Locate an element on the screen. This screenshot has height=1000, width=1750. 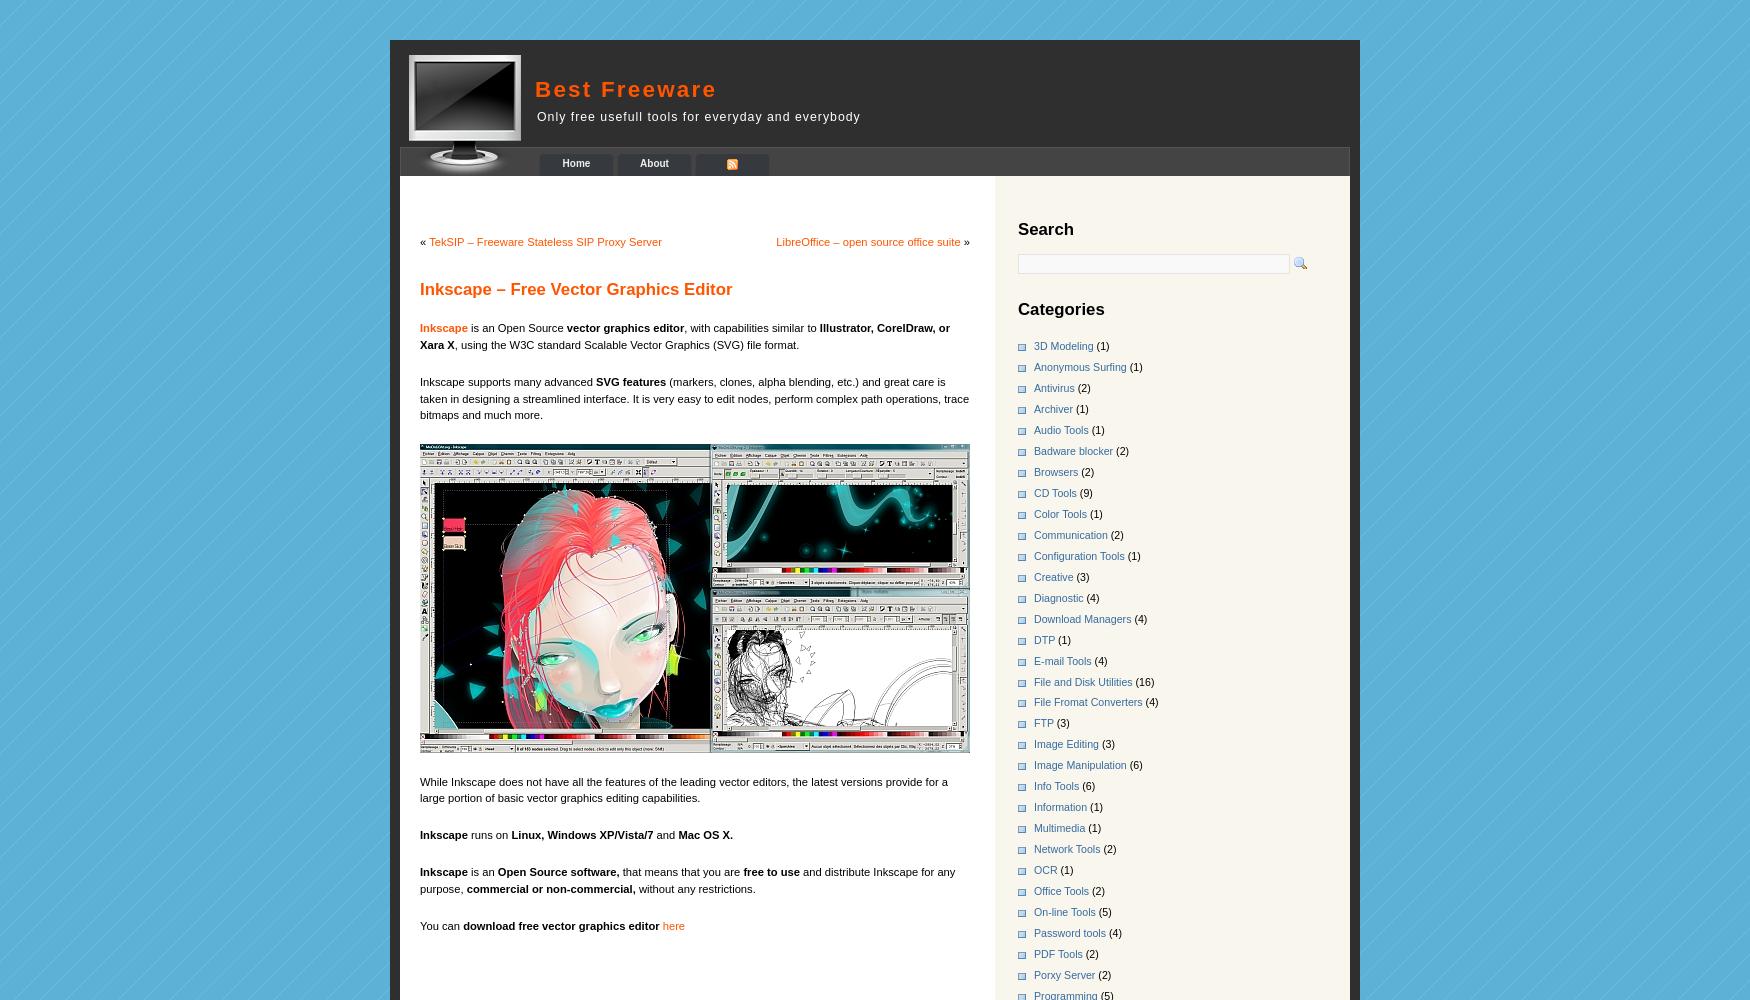
'Information' is located at coordinates (1059, 807).